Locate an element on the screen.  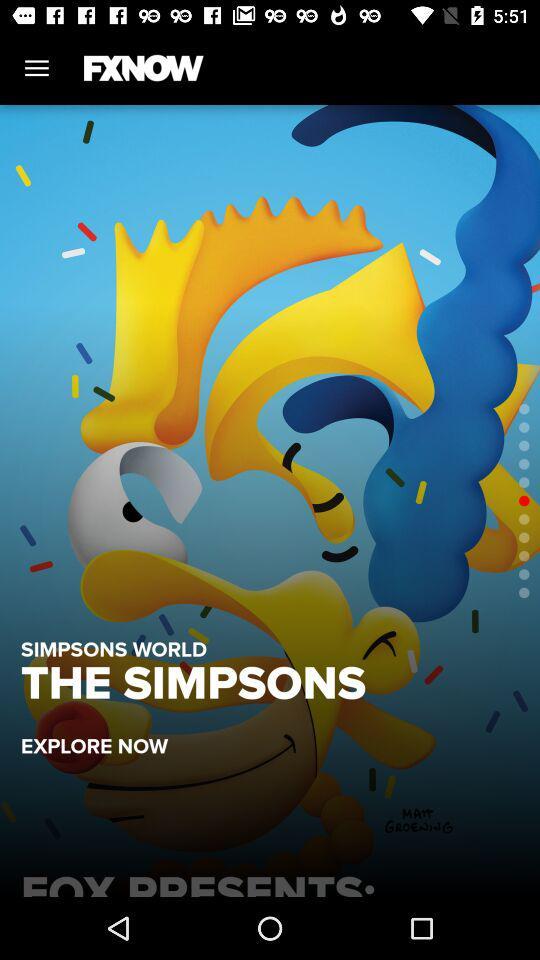
the item below the the simpsons is located at coordinates (104, 735).